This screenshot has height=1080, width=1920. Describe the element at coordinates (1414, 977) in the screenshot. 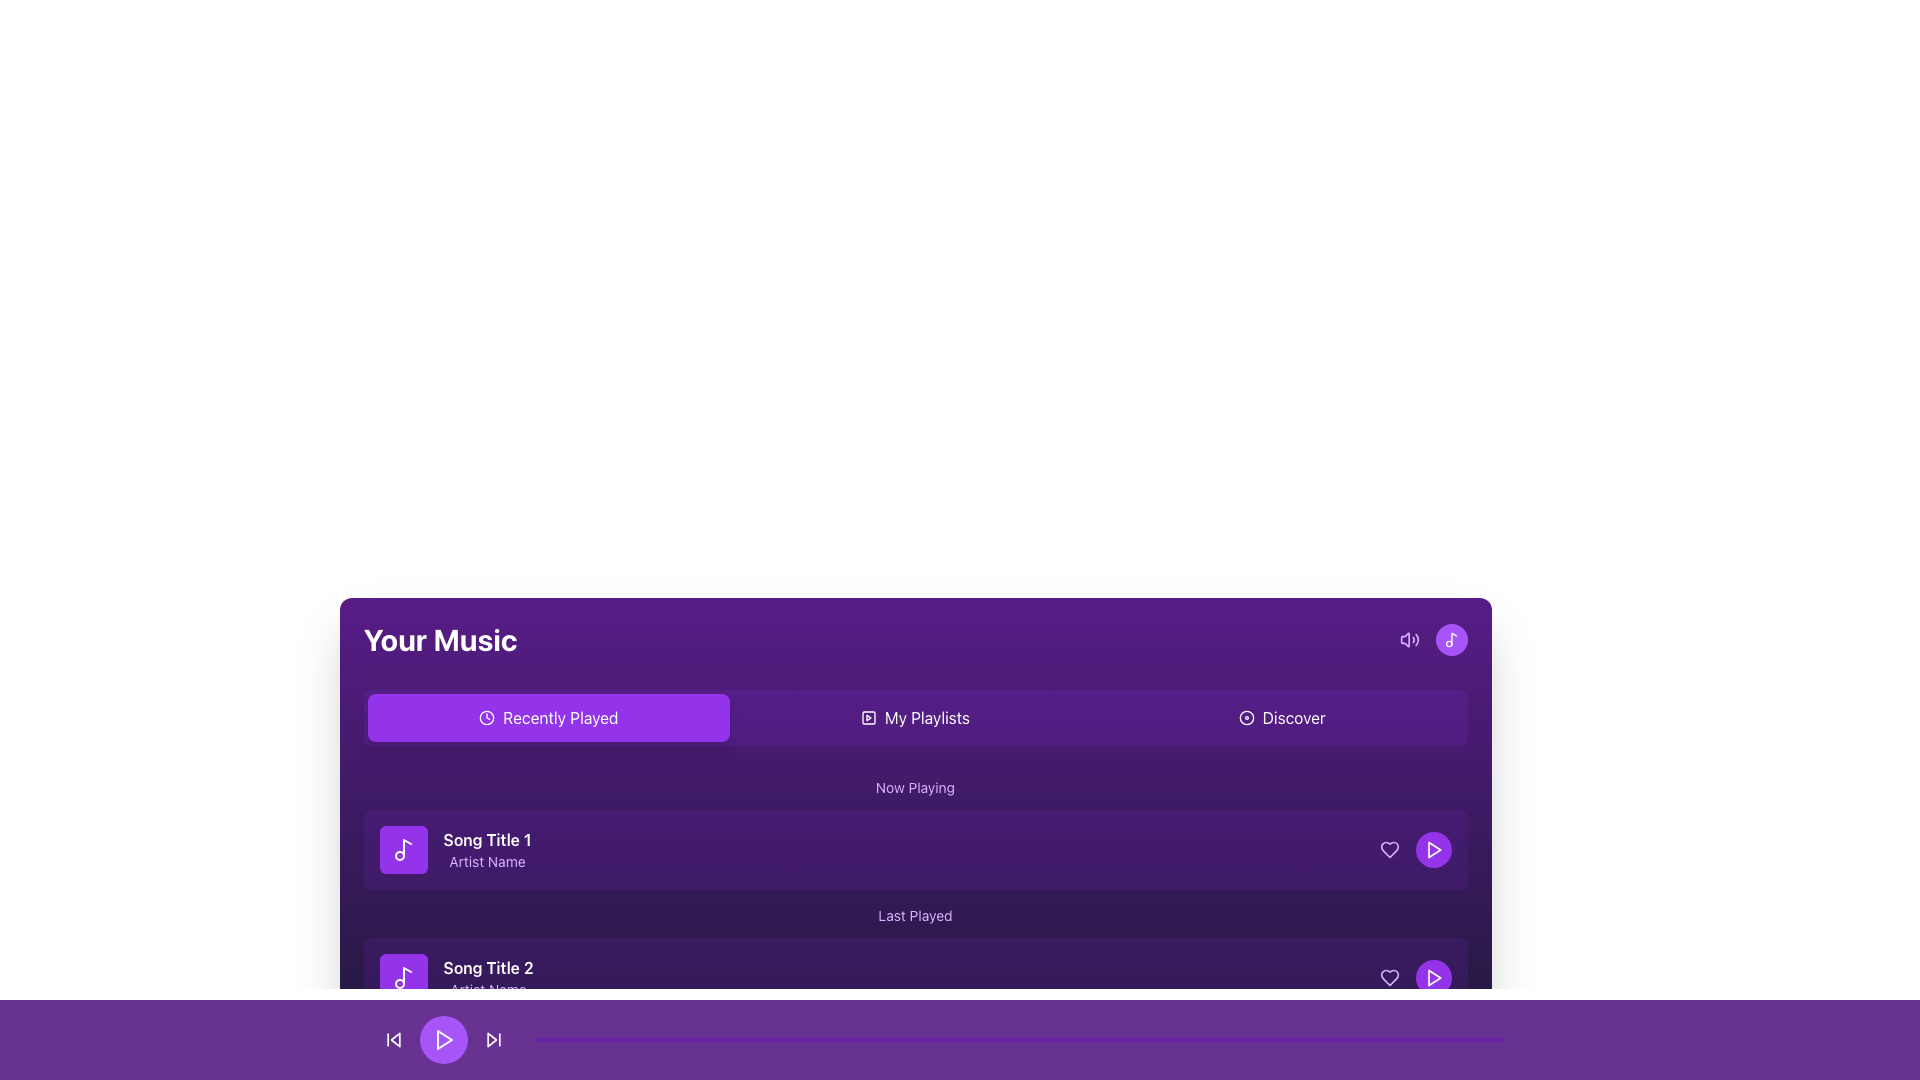

I see `the circular button with a purple background and a white play icon to play the song associated with 'Song Title 2' and 'Artist Name'` at that location.